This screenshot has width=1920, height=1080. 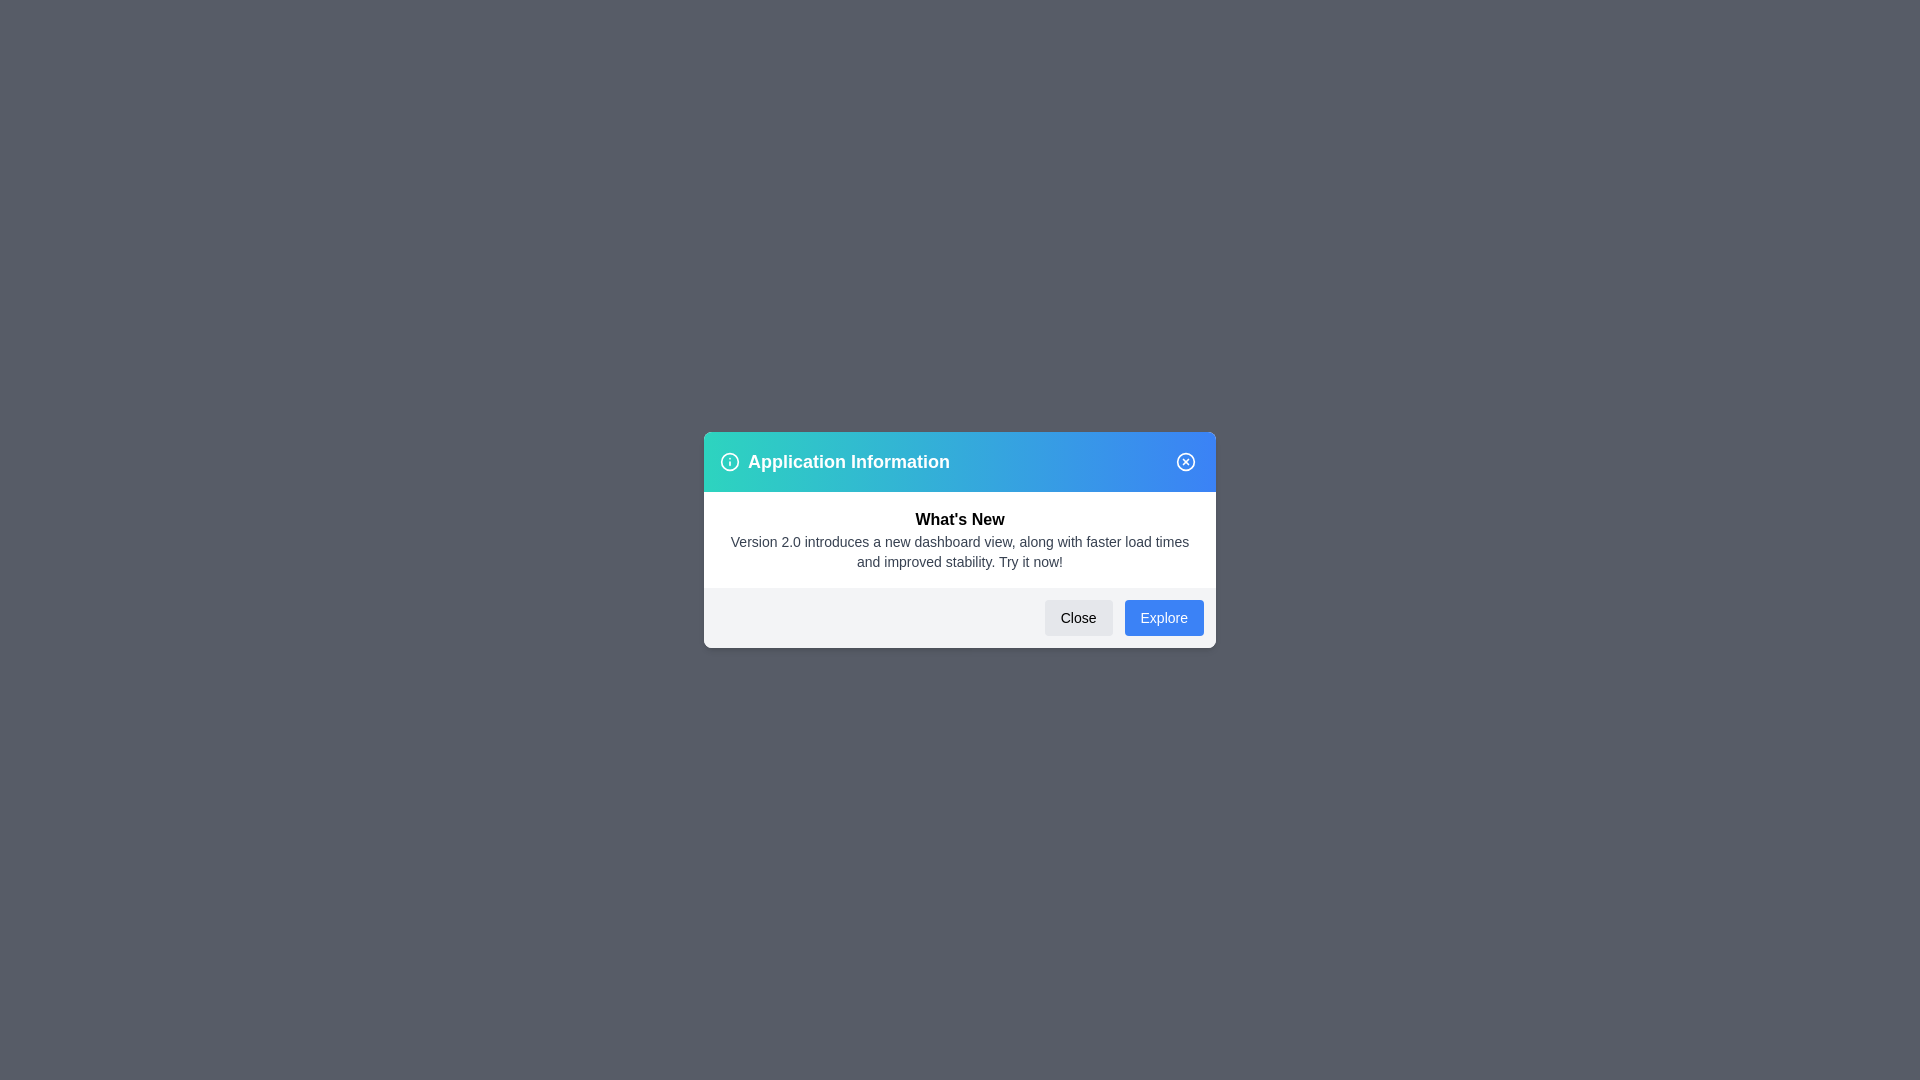 I want to click on the 'Explore' button in the footer of the dialog, so click(x=1163, y=616).